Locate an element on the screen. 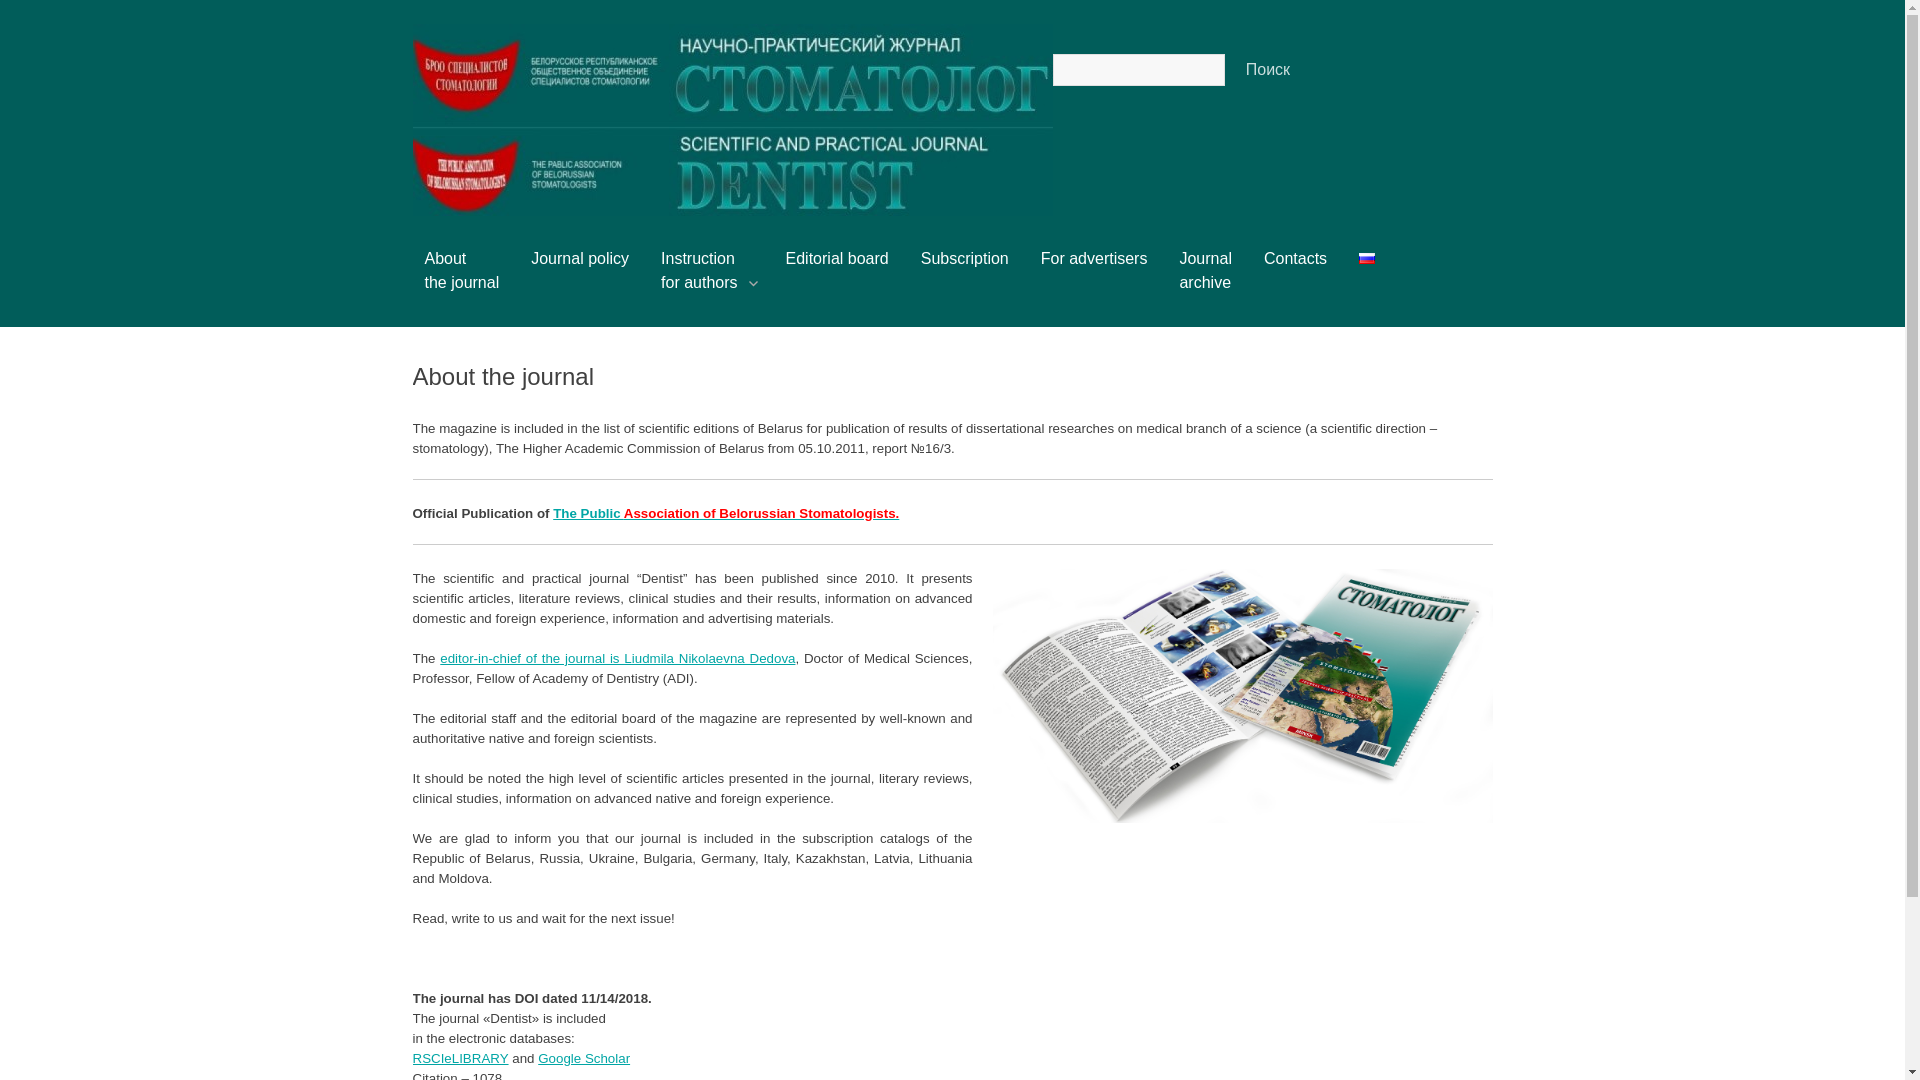  'Journal policy' is located at coordinates (579, 265).